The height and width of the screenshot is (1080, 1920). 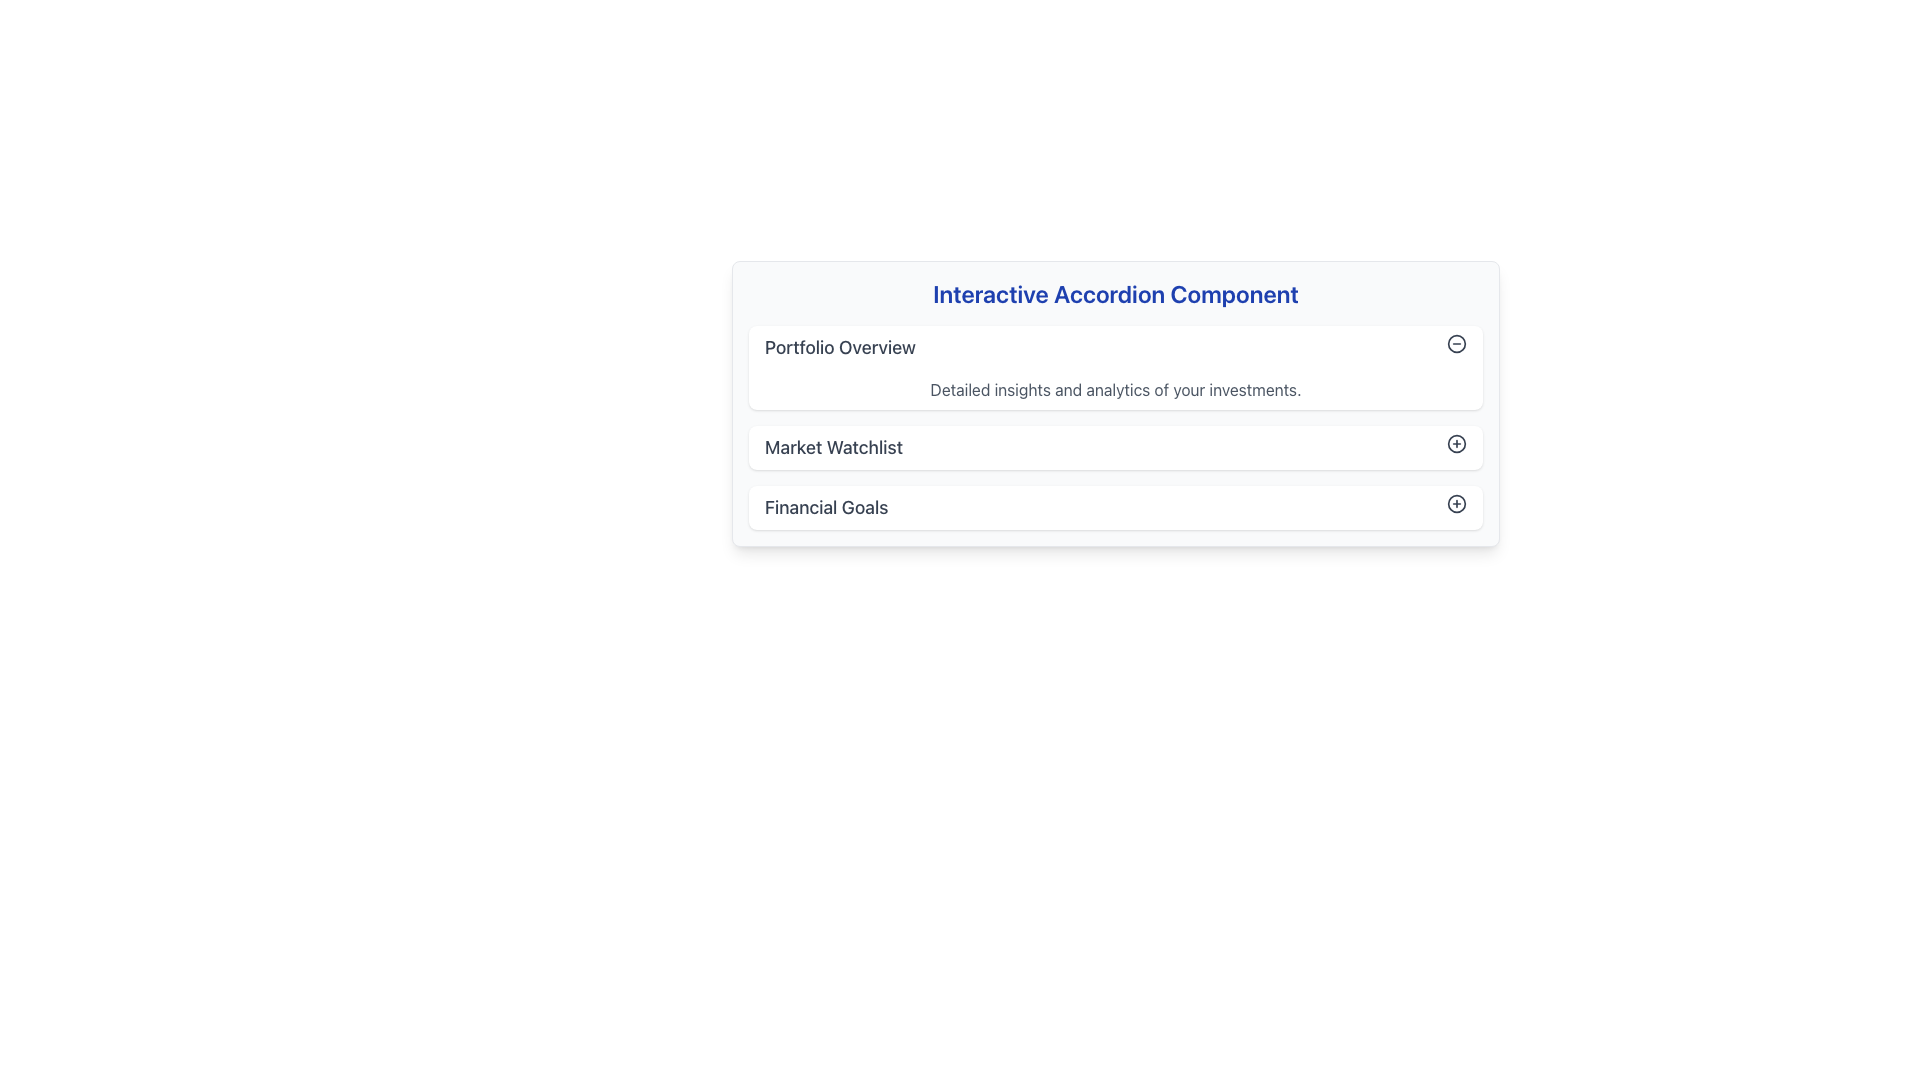 What do you see at coordinates (1115, 389) in the screenshot?
I see `the descriptive paragraph providing additional information about the 'Portfolio Overview' section, located below the 'Portfolio Overview' header within the card widget` at bounding box center [1115, 389].